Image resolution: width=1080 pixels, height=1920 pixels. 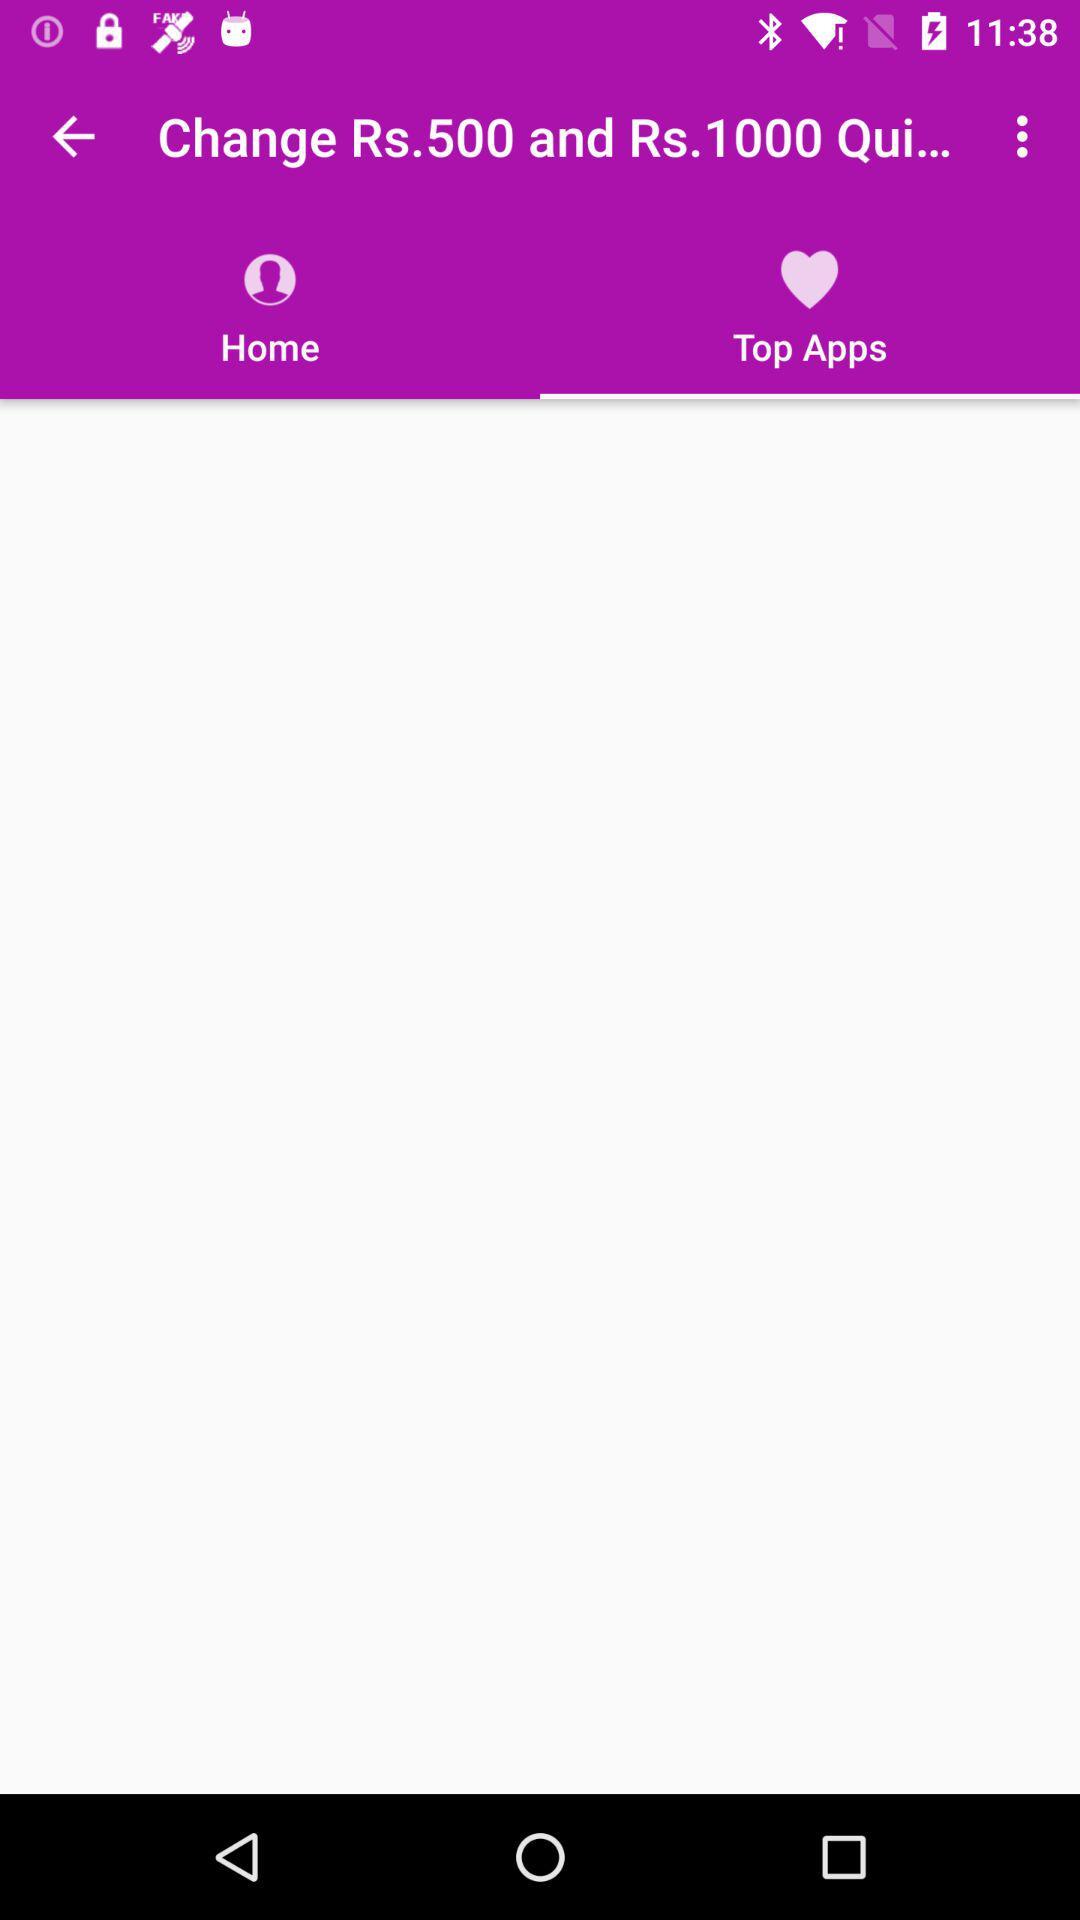 What do you see at coordinates (72, 135) in the screenshot?
I see `the app next to change rs 500 icon` at bounding box center [72, 135].